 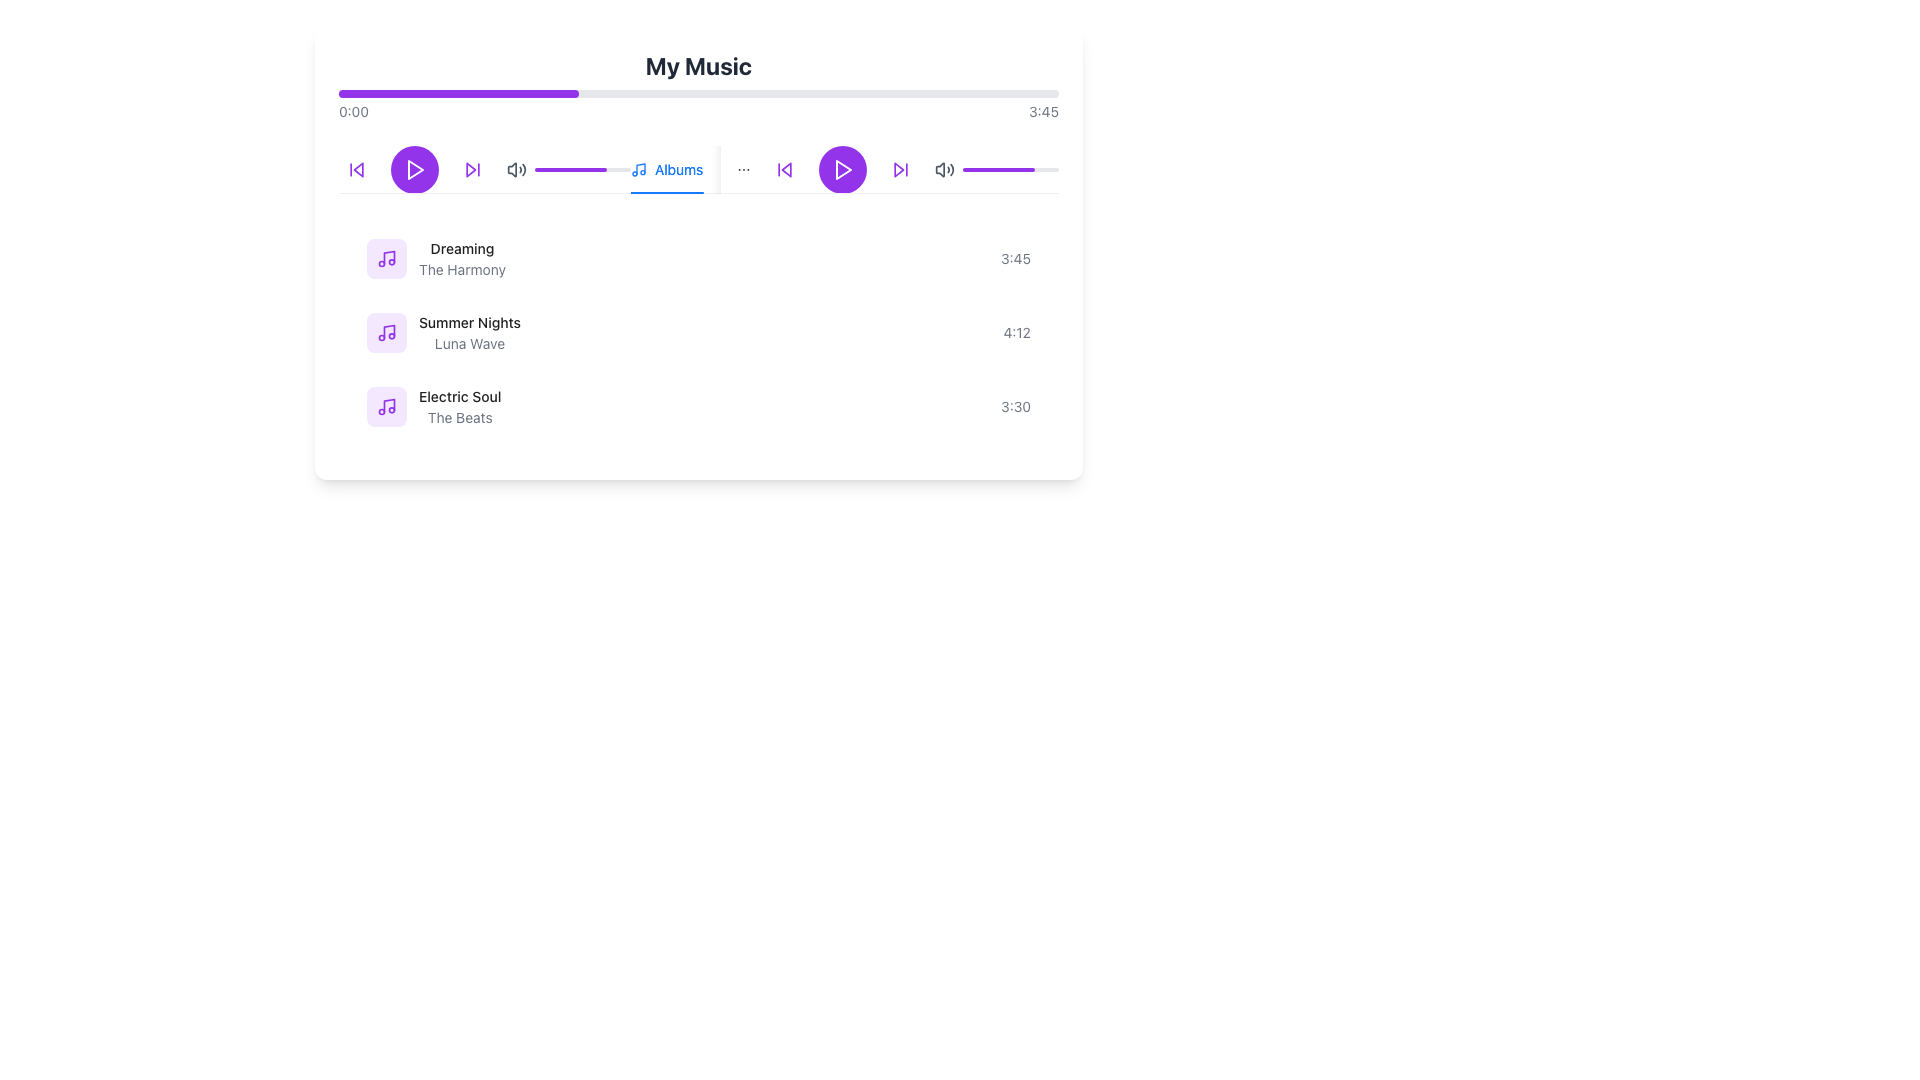 What do you see at coordinates (461, 248) in the screenshot?
I see `the title label of a music item located in the 'Albums' tab, positioned above the text 'The Harmony' and aligned to the left side next to a music note icon` at bounding box center [461, 248].